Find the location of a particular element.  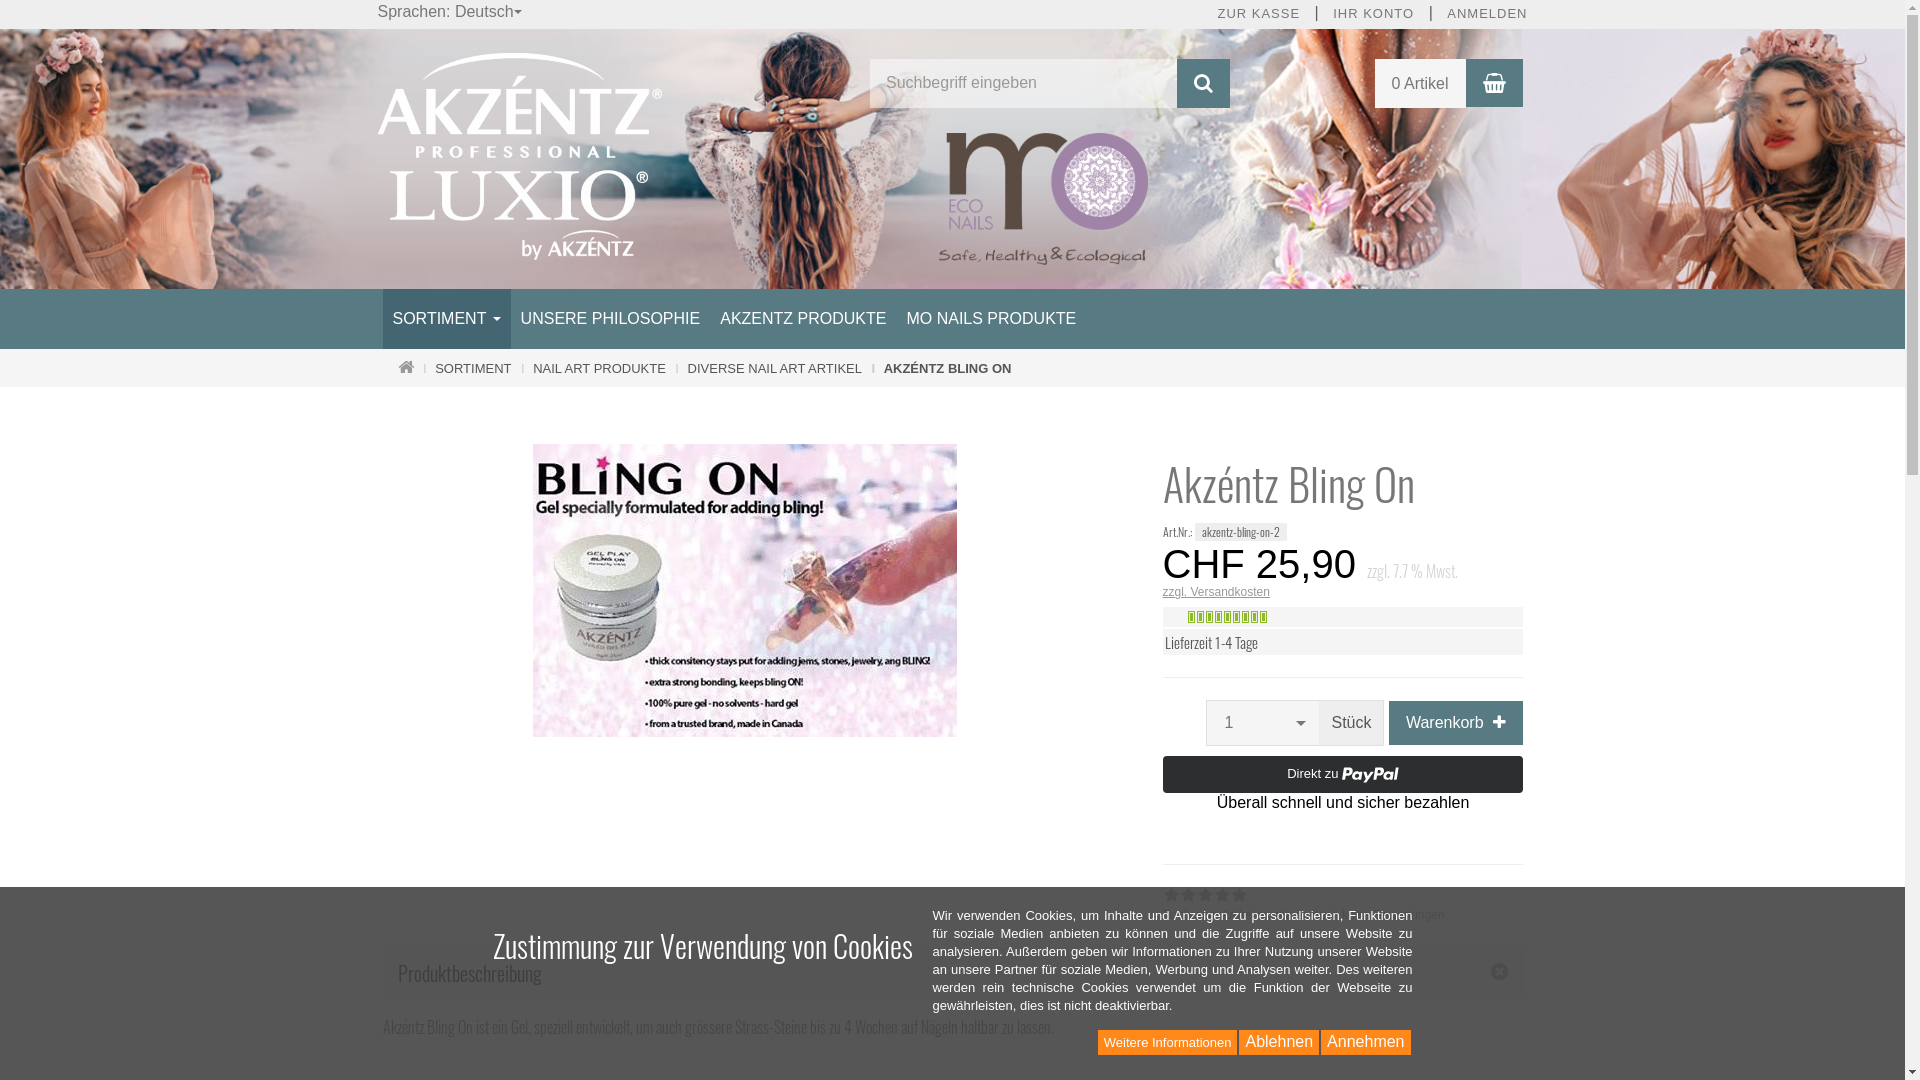

'SORTIMENT' is located at coordinates (445, 318).